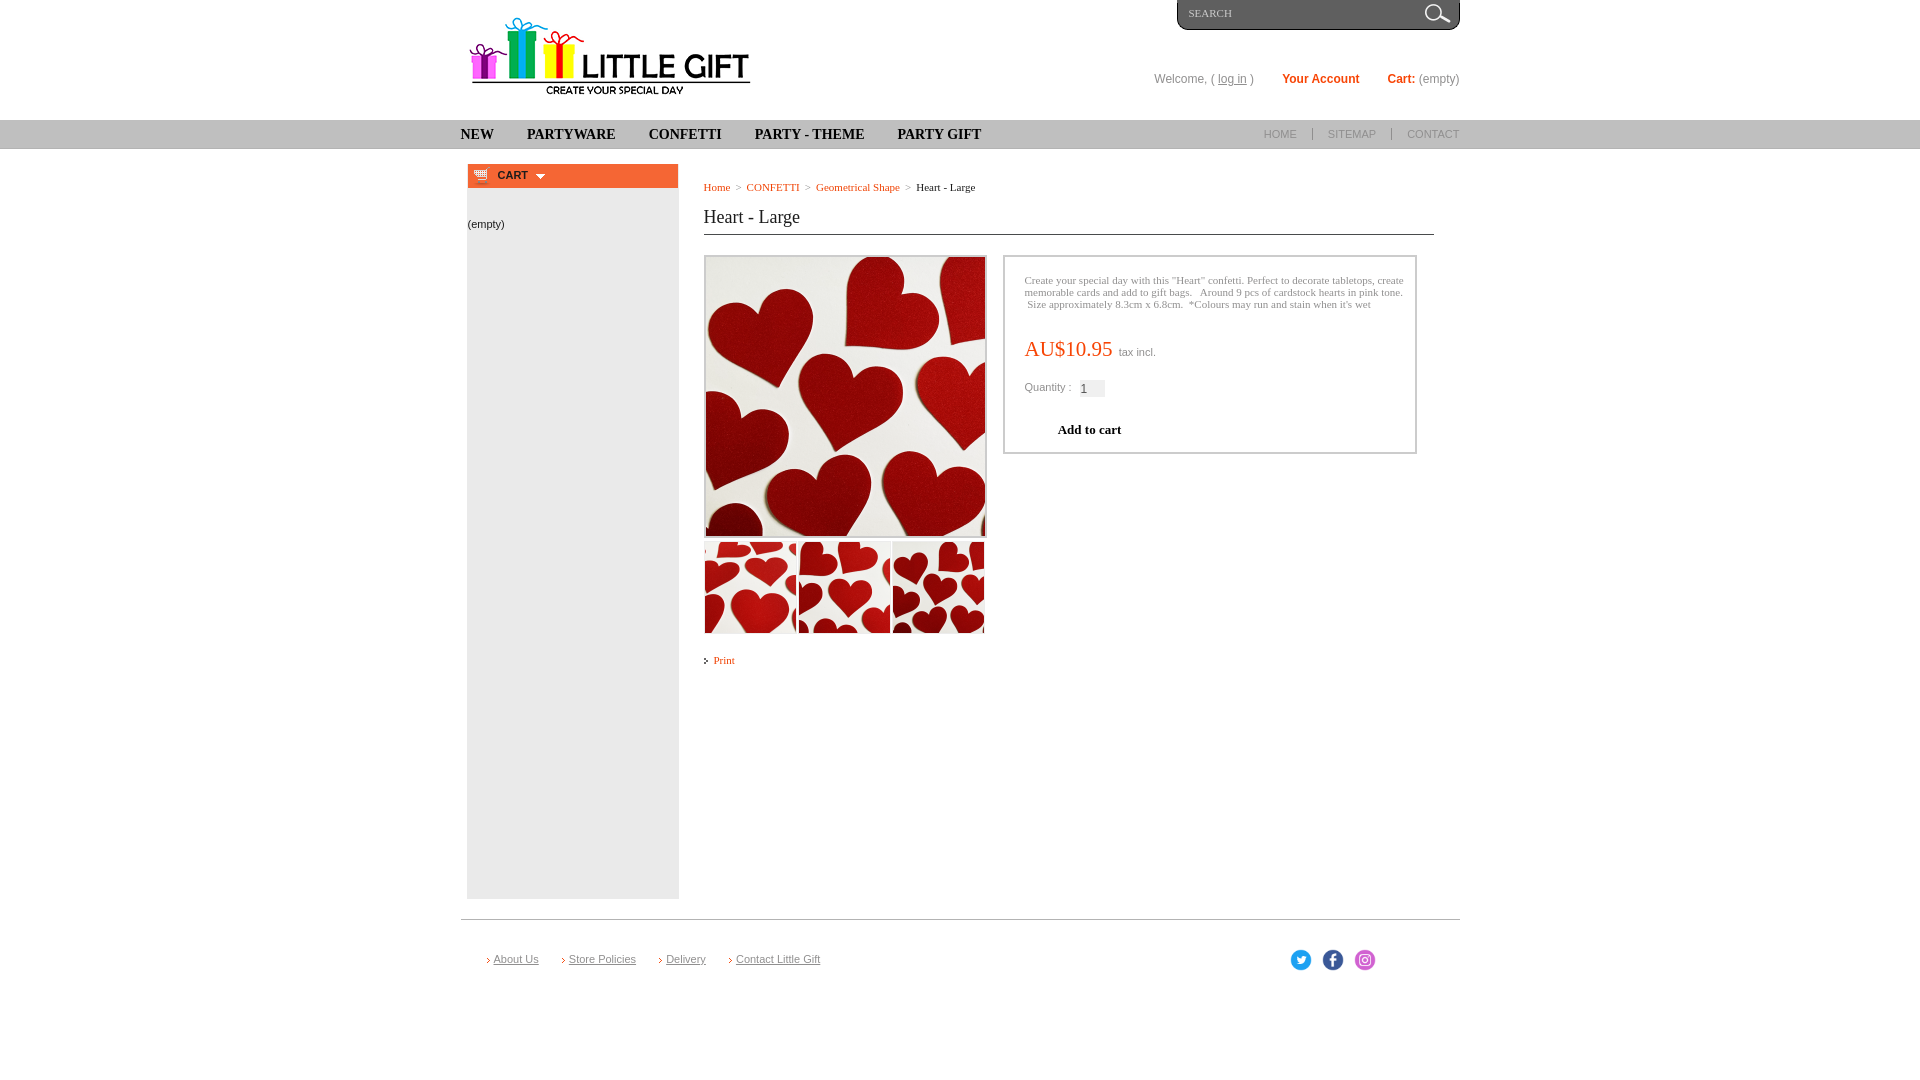 The image size is (1920, 1080). What do you see at coordinates (1290, 959) in the screenshot?
I see `'Twitter'` at bounding box center [1290, 959].